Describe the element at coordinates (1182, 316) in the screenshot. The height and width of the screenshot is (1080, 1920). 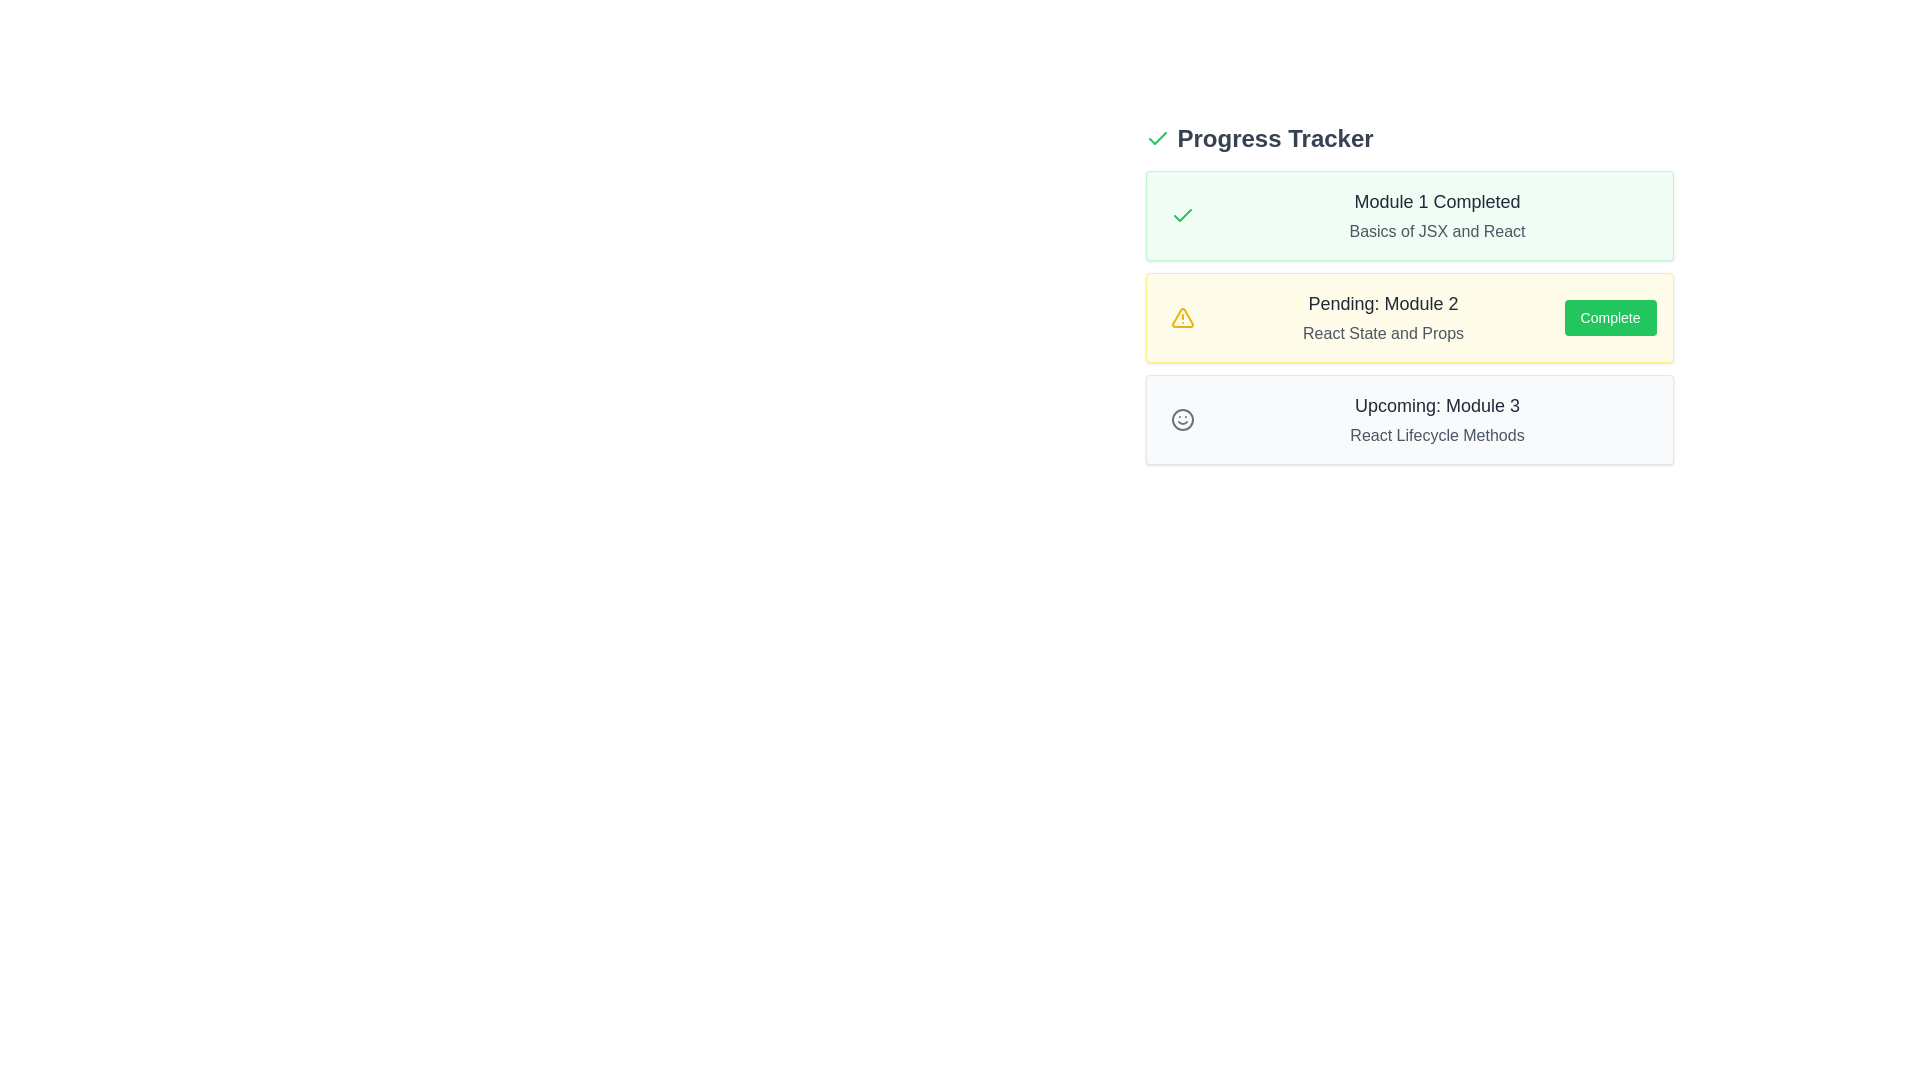
I see `the yellow warning icon in the shape of a triangle with an exclamation mark, located to the left of the text 'Pending: Module 2' in the pending task section` at that location.